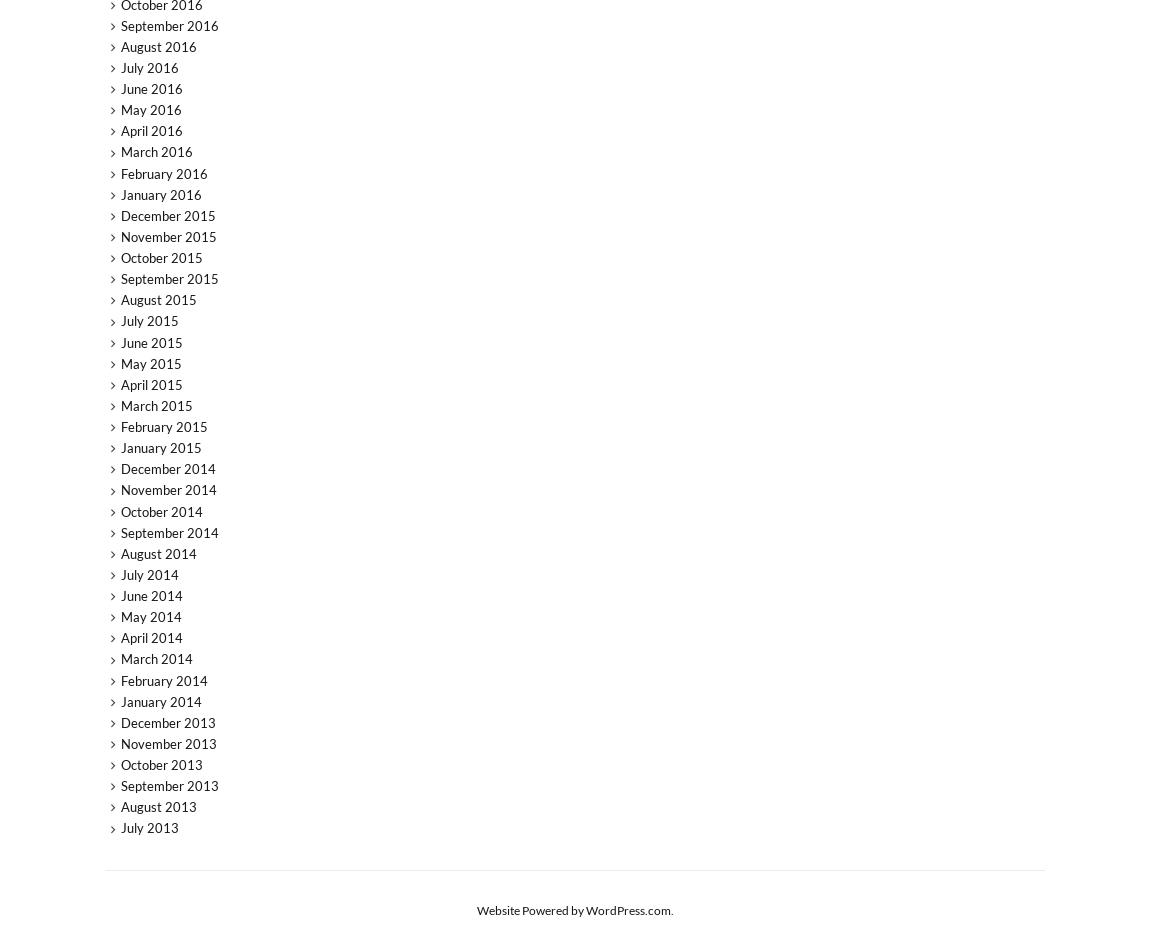 The width and height of the screenshot is (1150, 949). Describe the element at coordinates (159, 701) in the screenshot. I see `'January 2014'` at that location.